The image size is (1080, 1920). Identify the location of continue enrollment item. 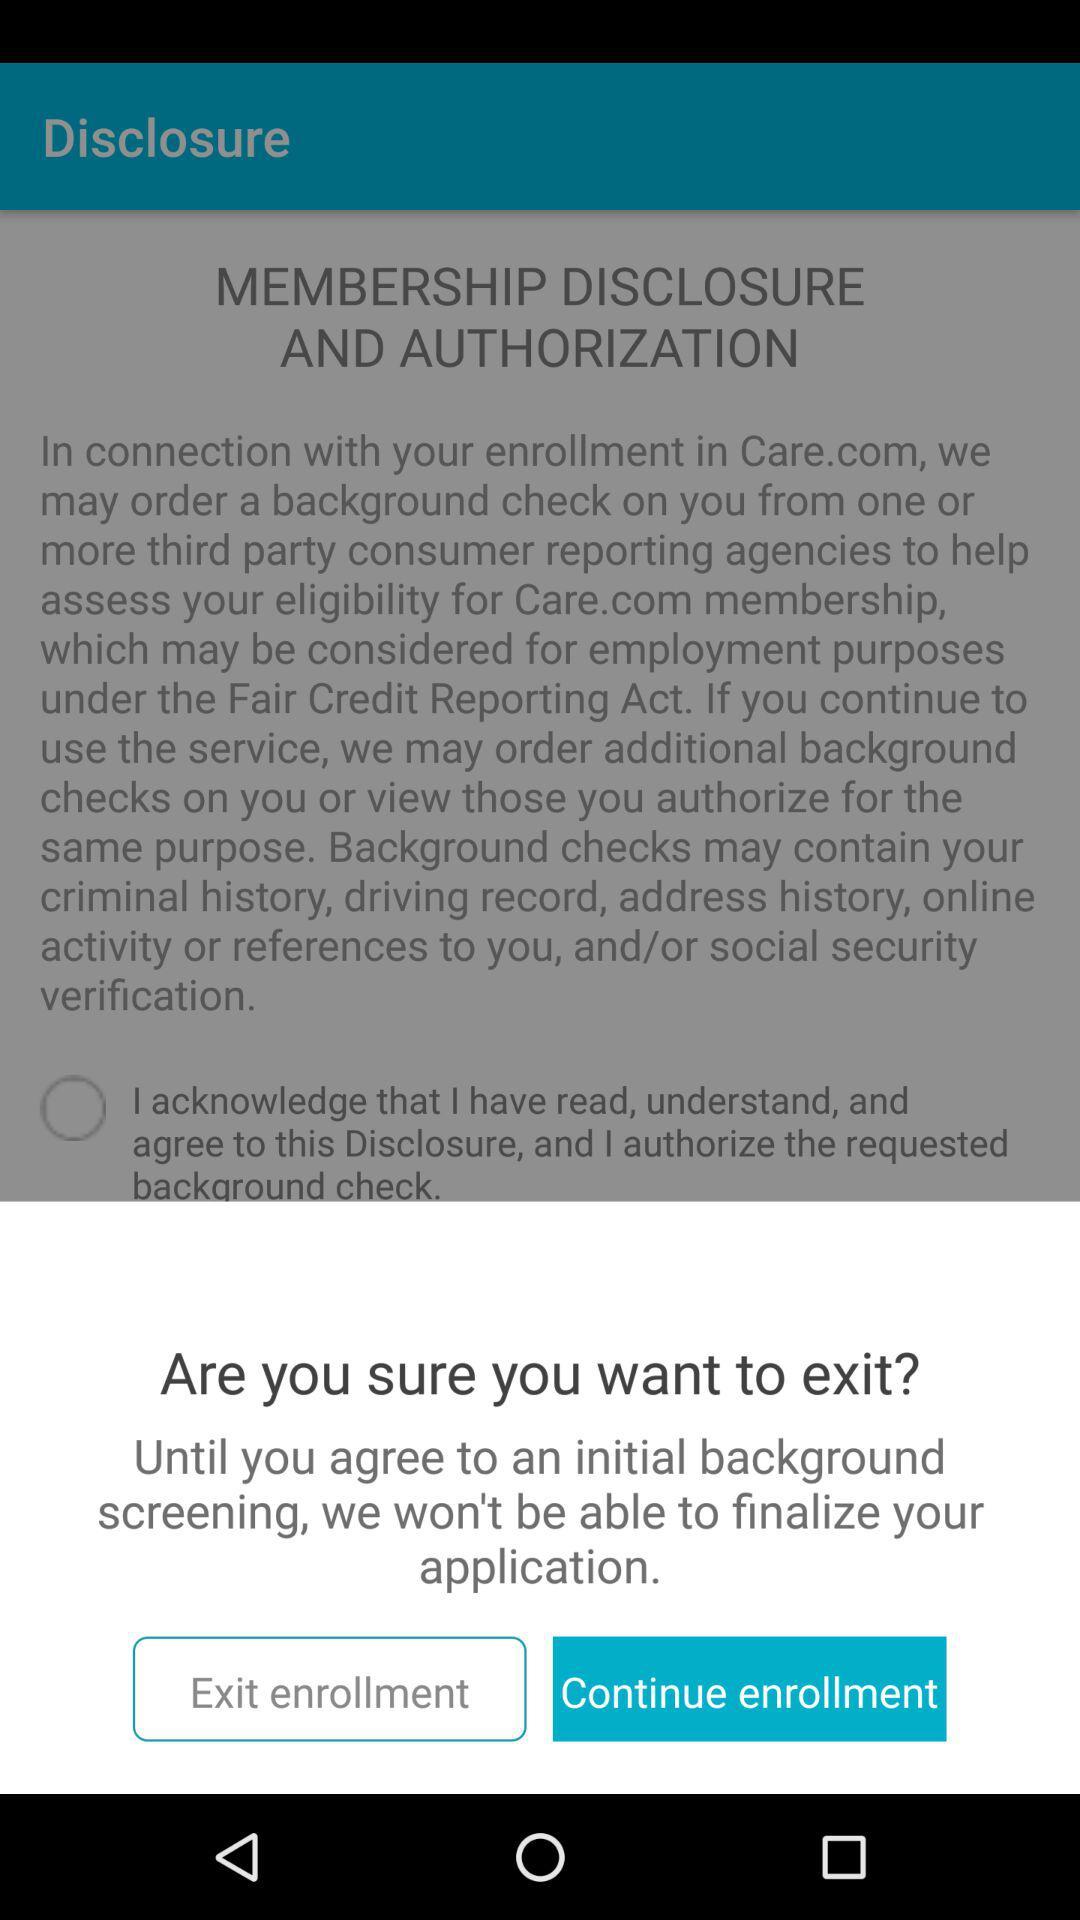
(749, 1688).